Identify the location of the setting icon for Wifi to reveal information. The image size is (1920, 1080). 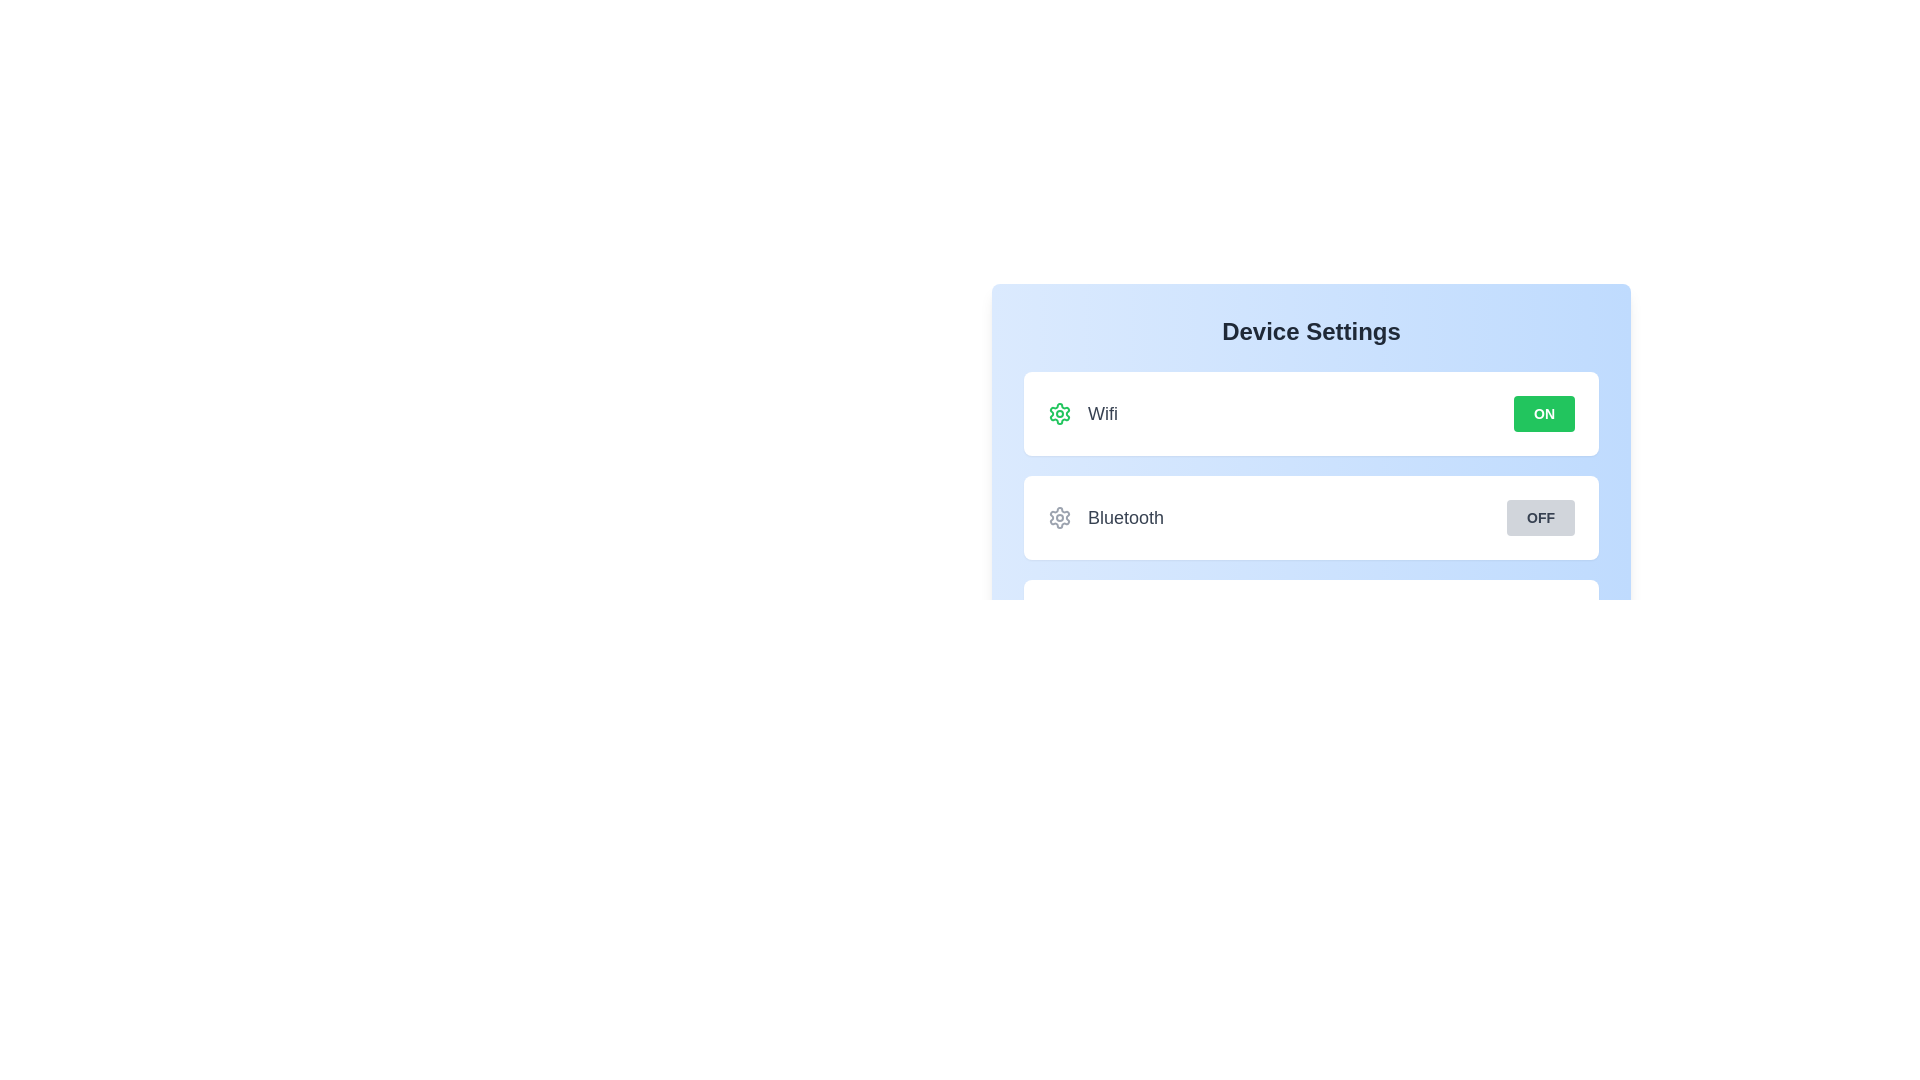
(1059, 412).